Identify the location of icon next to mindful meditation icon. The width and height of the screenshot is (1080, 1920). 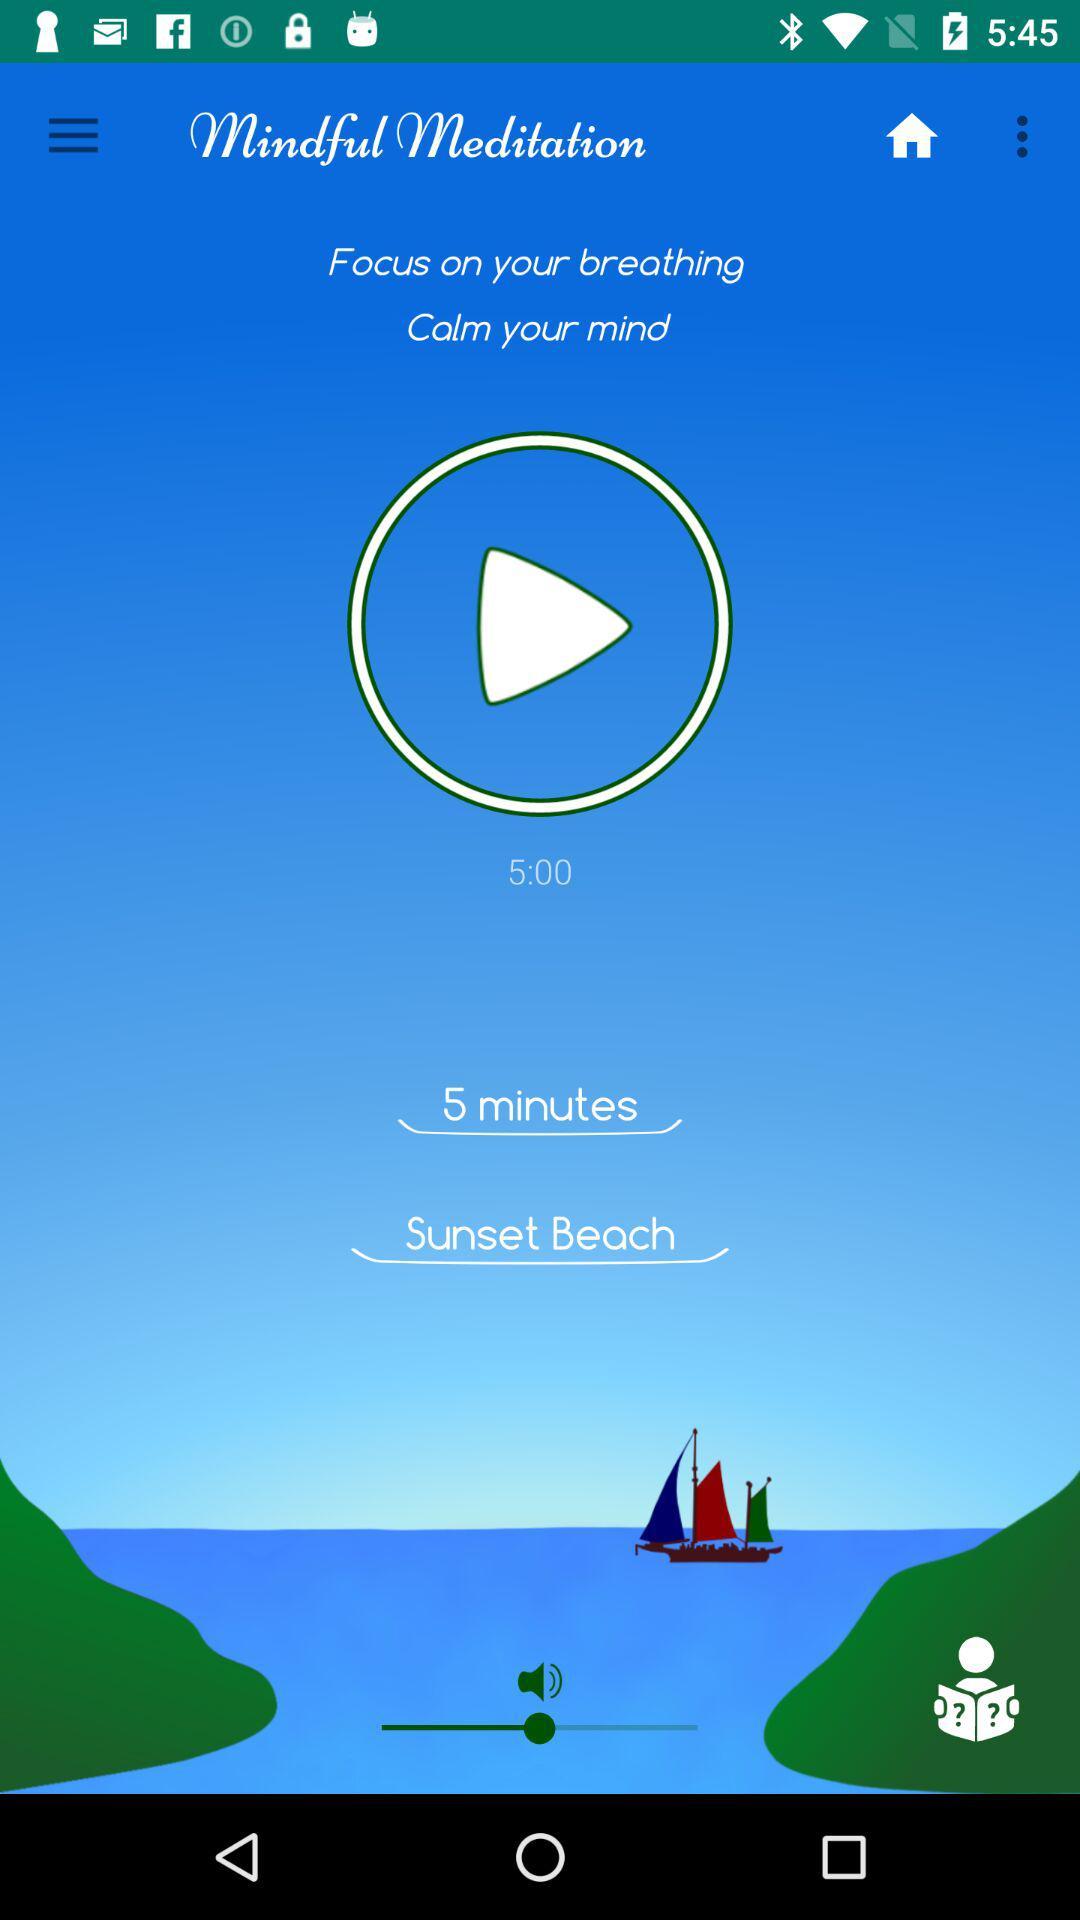
(911, 135).